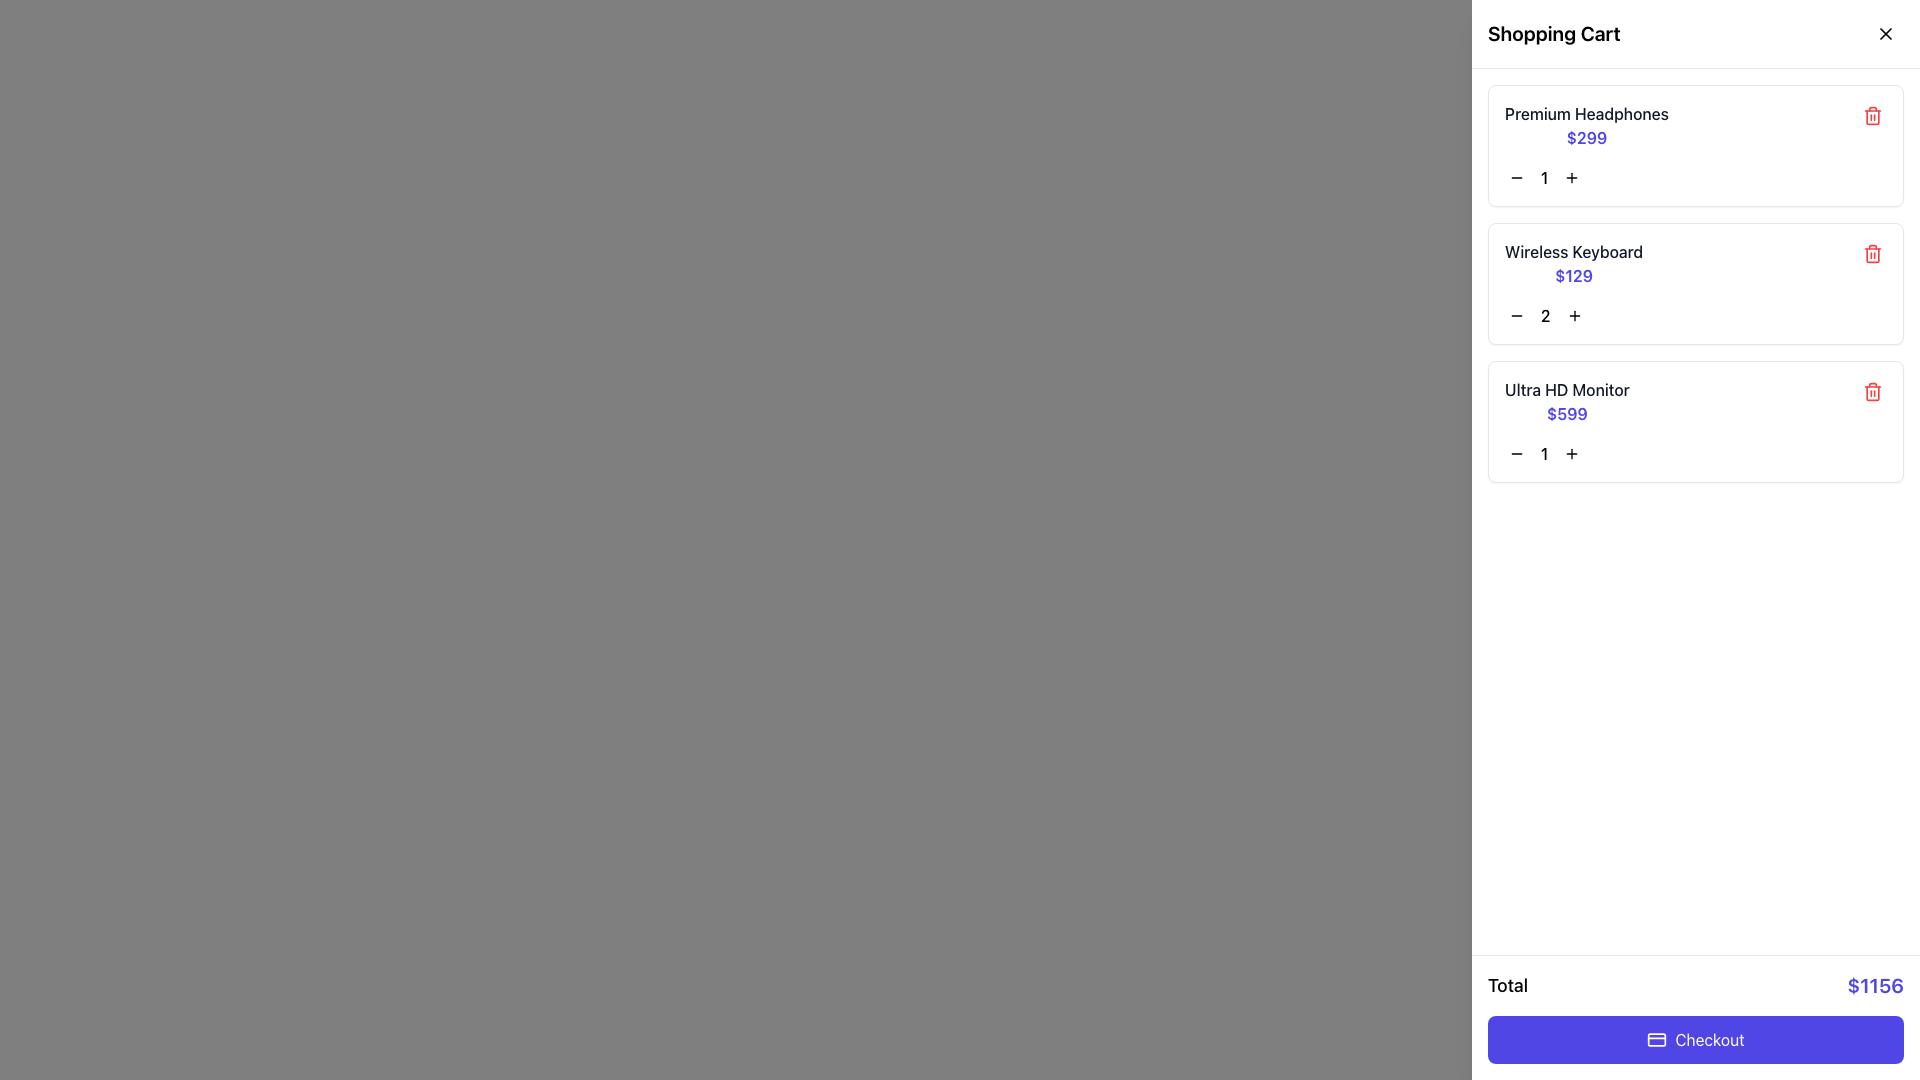 The height and width of the screenshot is (1080, 1920). I want to click on the trash can icon, which is a red icon indicating a delete action, located in the top-right corner of the shopping cart item section, so click(1871, 117).